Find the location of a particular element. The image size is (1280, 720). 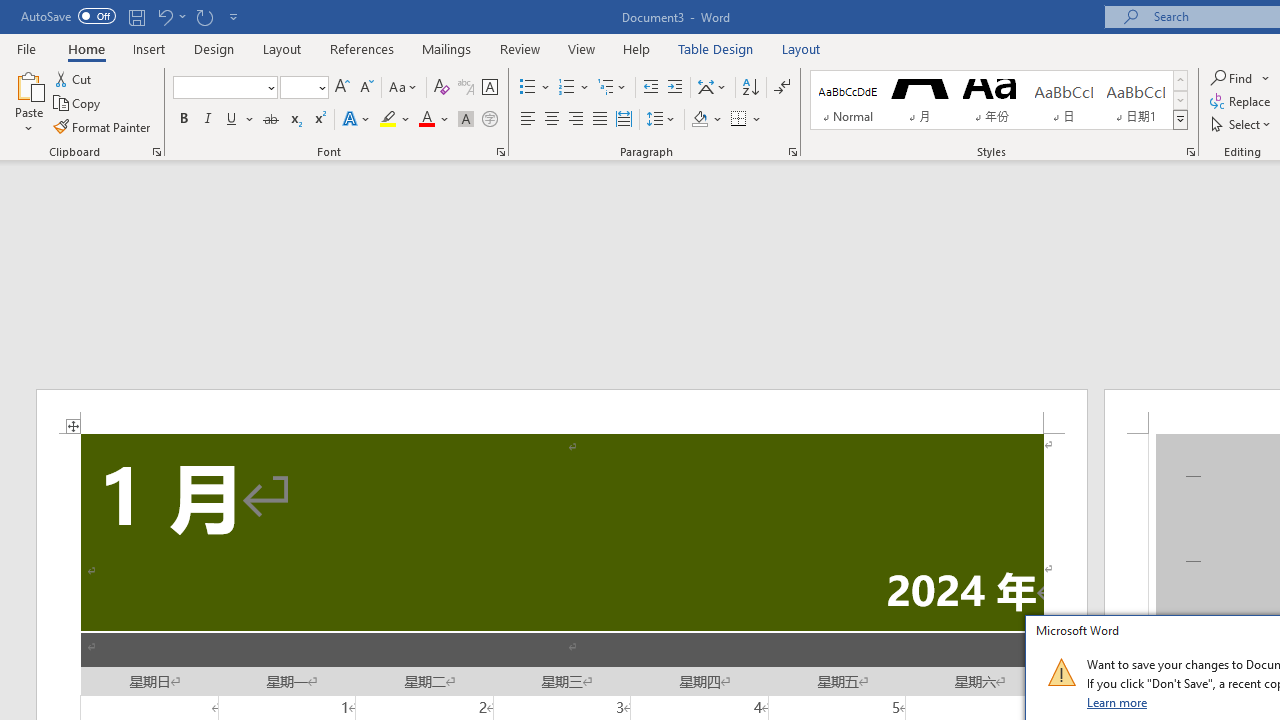

'Paragraph...' is located at coordinates (791, 150).